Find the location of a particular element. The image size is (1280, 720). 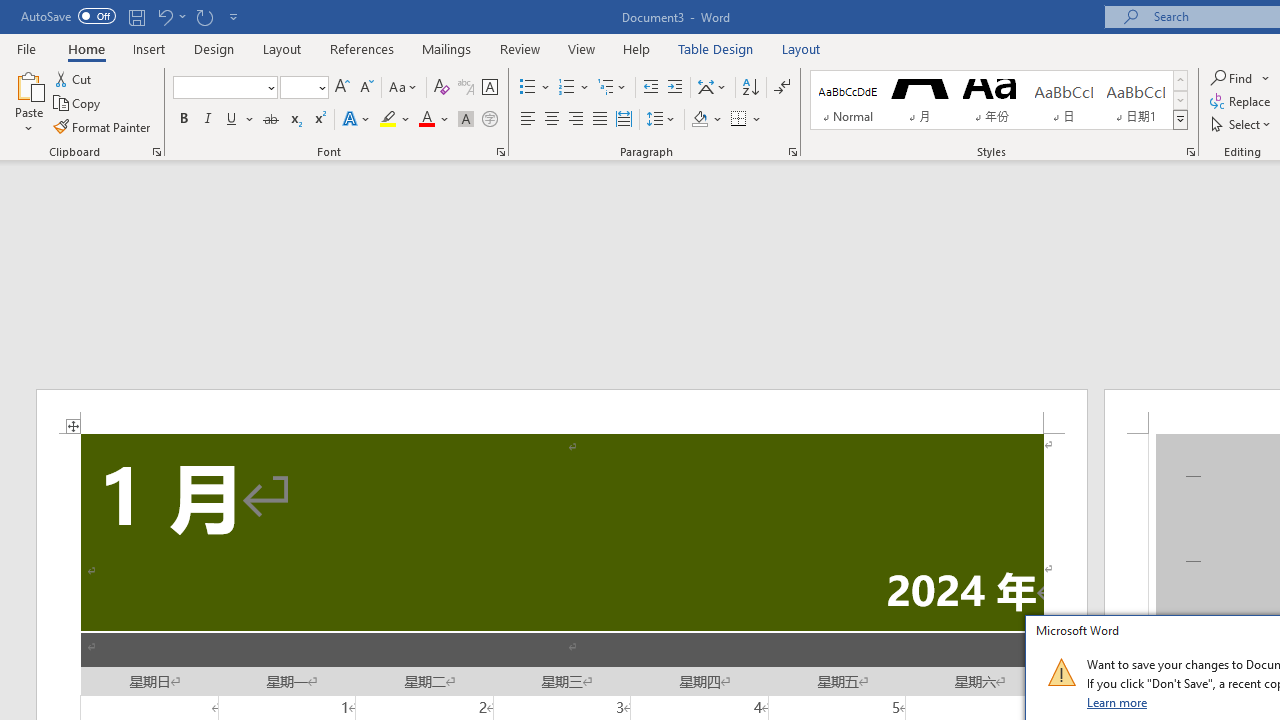

'Paragraph...' is located at coordinates (791, 150).